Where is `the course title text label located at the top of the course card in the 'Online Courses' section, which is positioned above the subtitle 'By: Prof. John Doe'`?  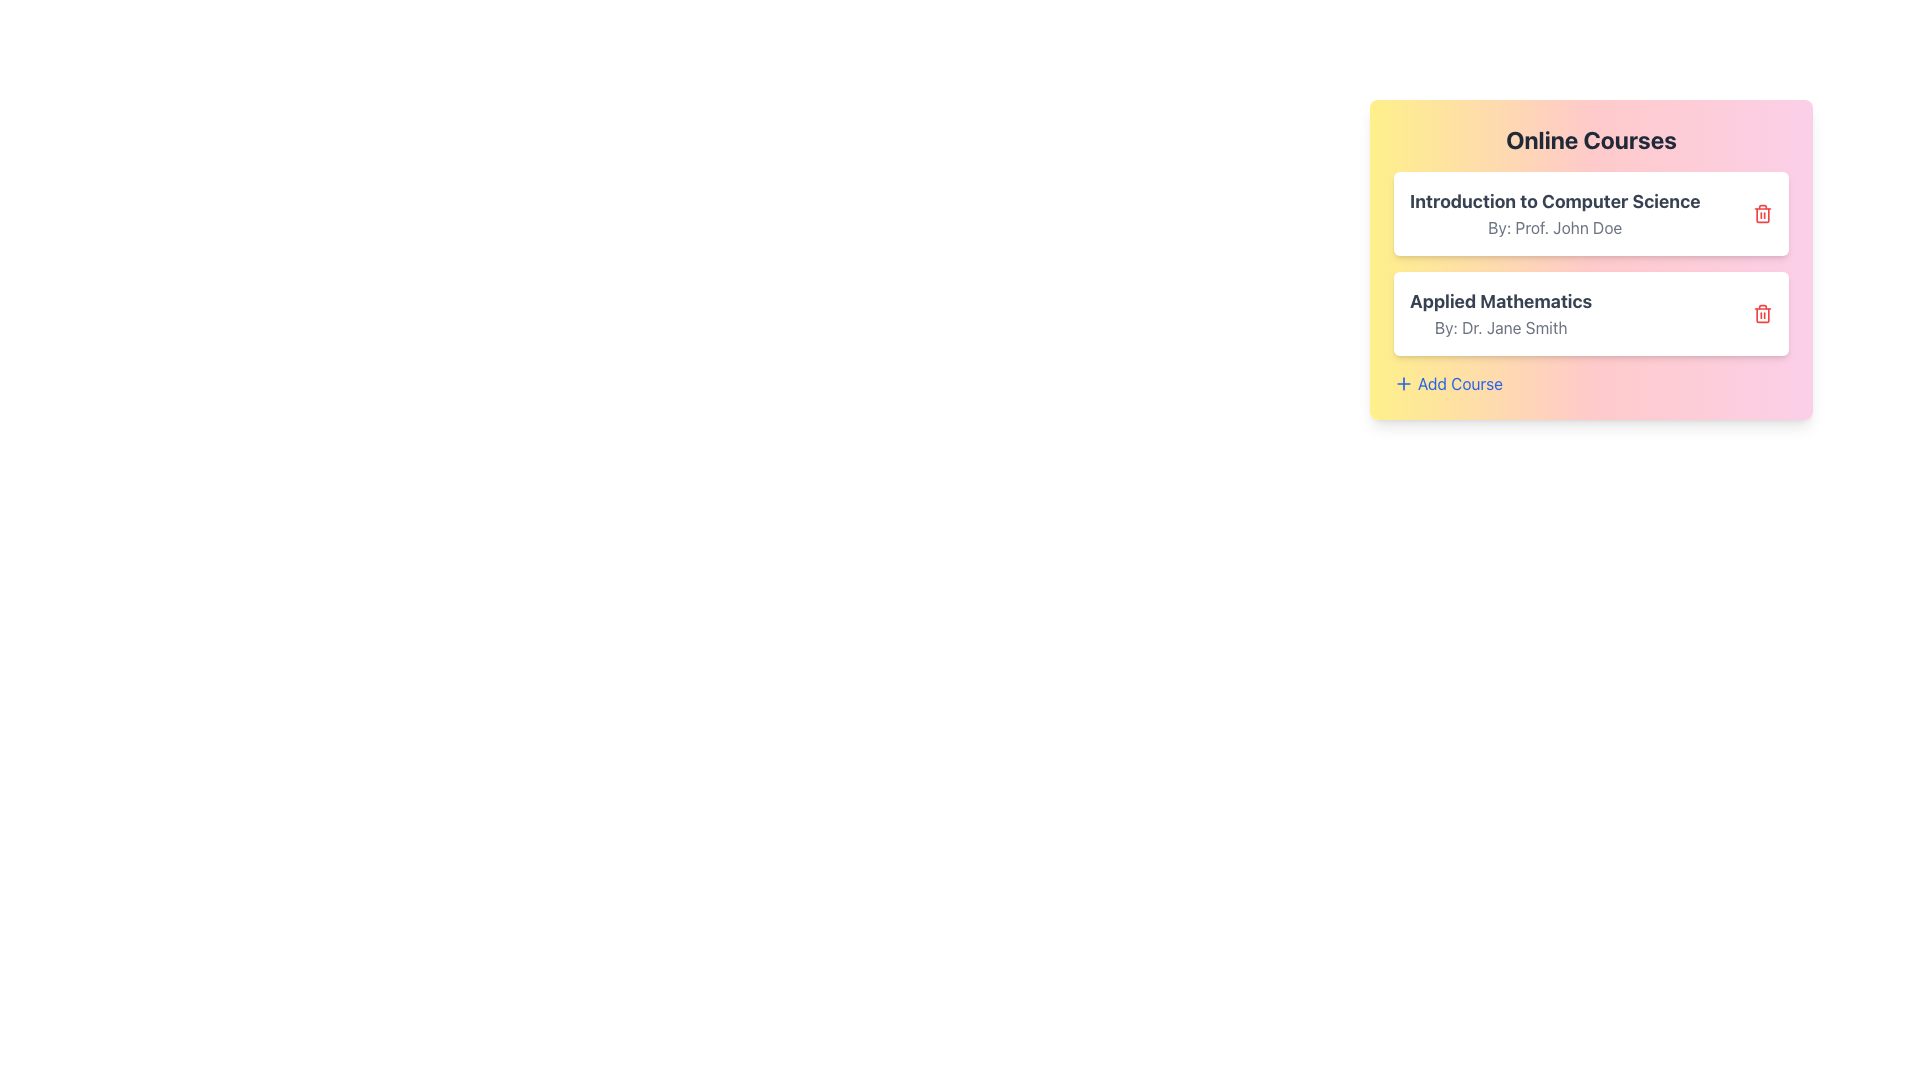
the course title text label located at the top of the course card in the 'Online Courses' section, which is positioned above the subtitle 'By: Prof. John Doe' is located at coordinates (1554, 201).